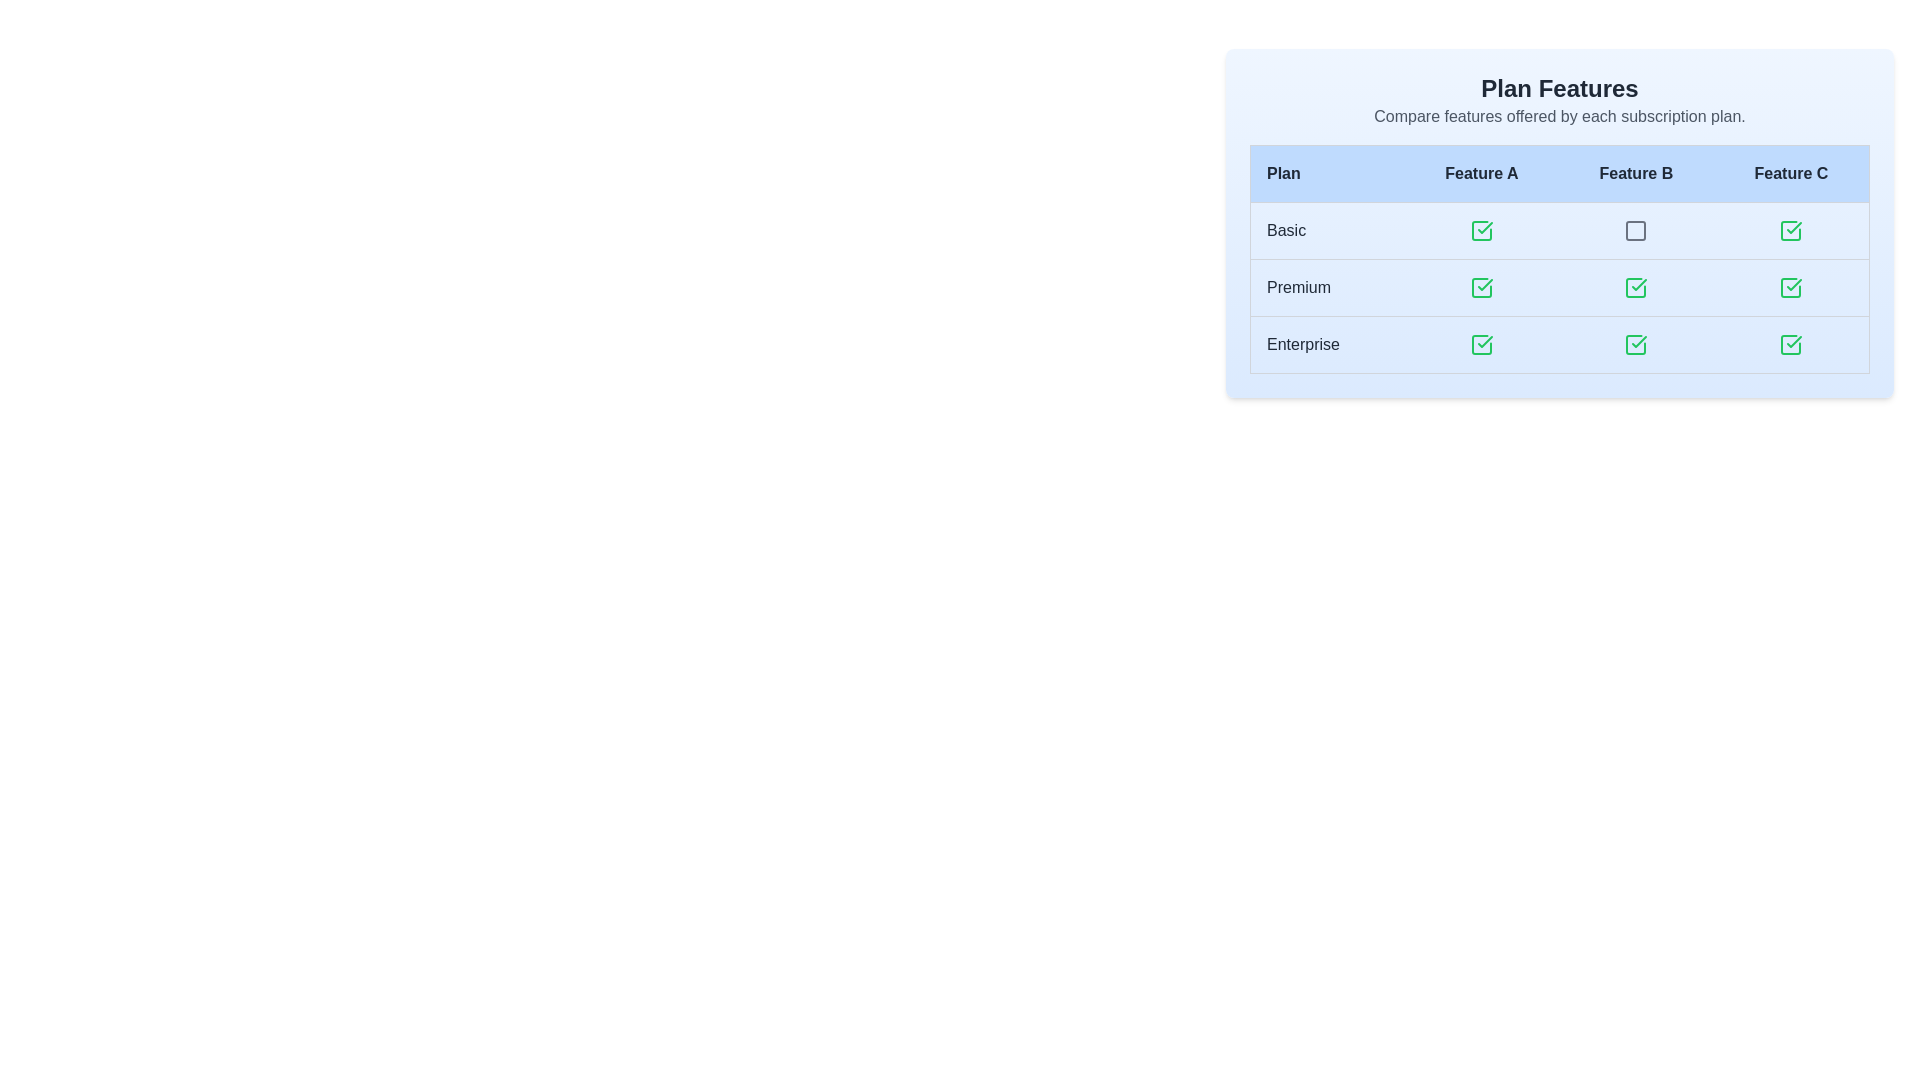 The height and width of the screenshot is (1080, 1920). I want to click on the green checkmark icon in the bottom right corner of the grid that signifies the availability of 'Feature C' in the 'Enterprise' plan, so click(1791, 343).